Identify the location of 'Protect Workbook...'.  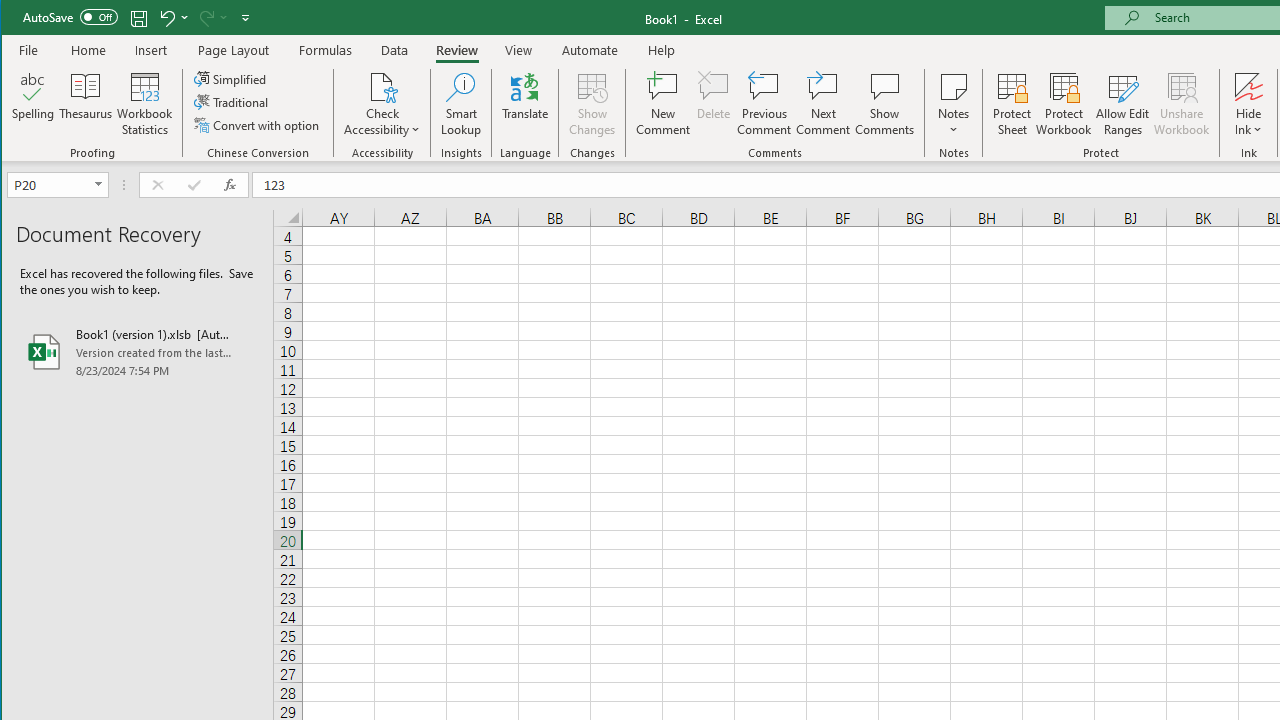
(1063, 104).